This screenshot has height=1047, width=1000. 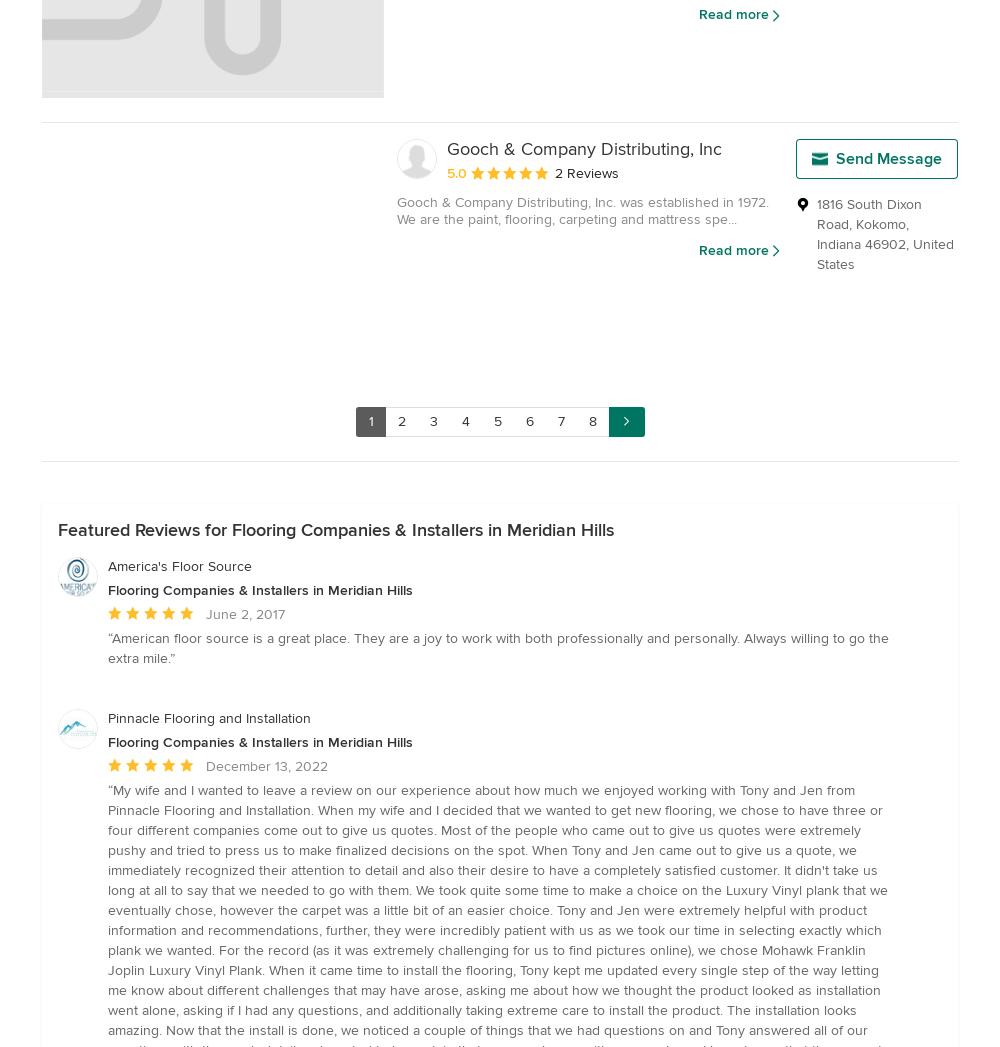 What do you see at coordinates (180, 566) in the screenshot?
I see `'America's Floor Source'` at bounding box center [180, 566].